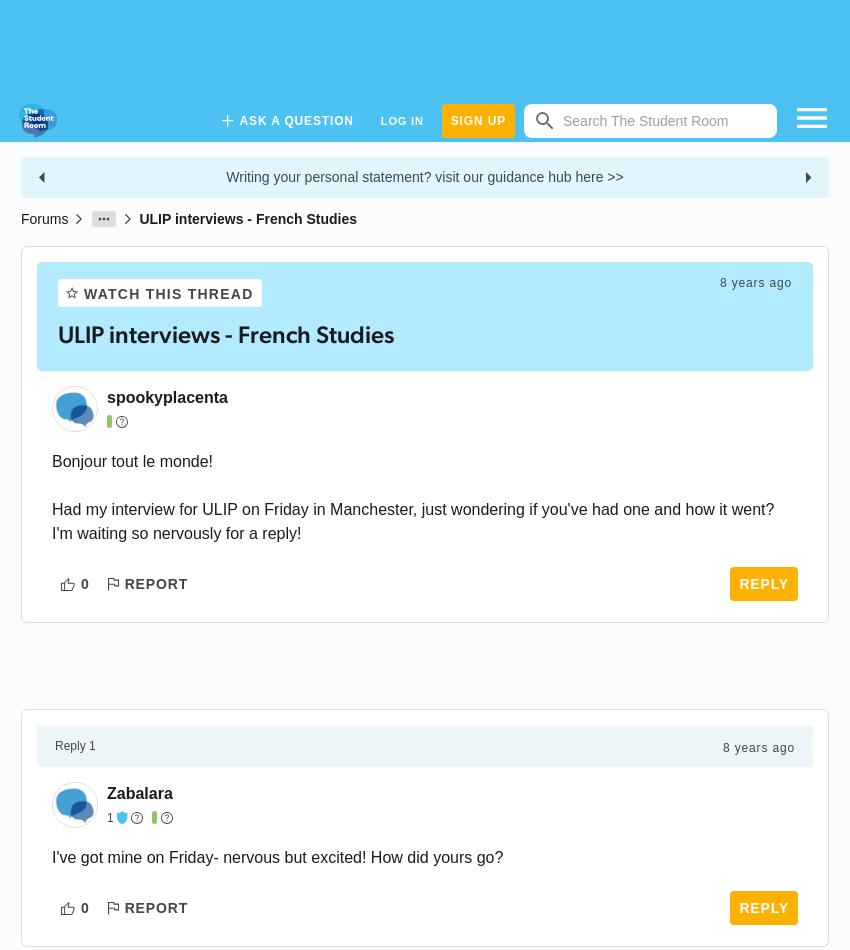 Image resolution: width=850 pixels, height=950 pixels. What do you see at coordinates (718, 509) in the screenshot?
I see `'it'` at bounding box center [718, 509].